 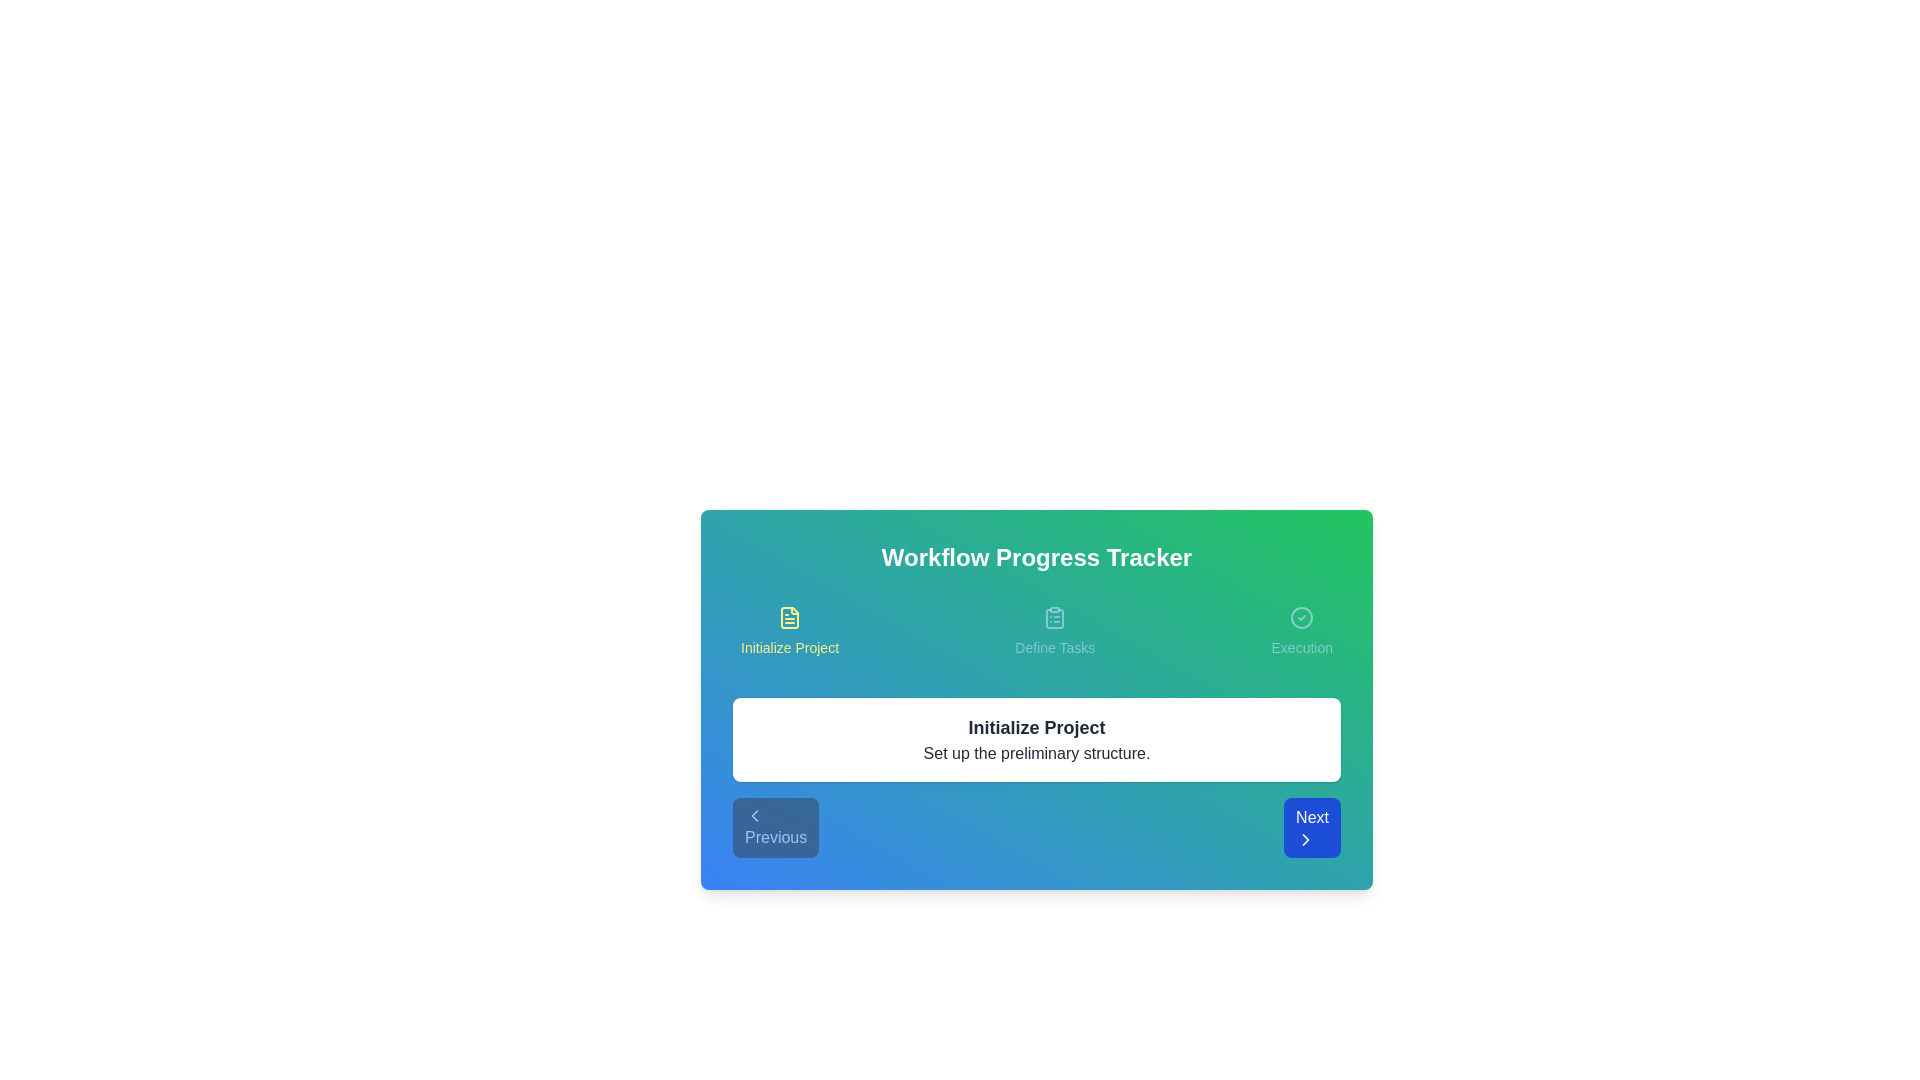 What do you see at coordinates (775, 828) in the screenshot?
I see `the Previous button to navigate the workflow` at bounding box center [775, 828].